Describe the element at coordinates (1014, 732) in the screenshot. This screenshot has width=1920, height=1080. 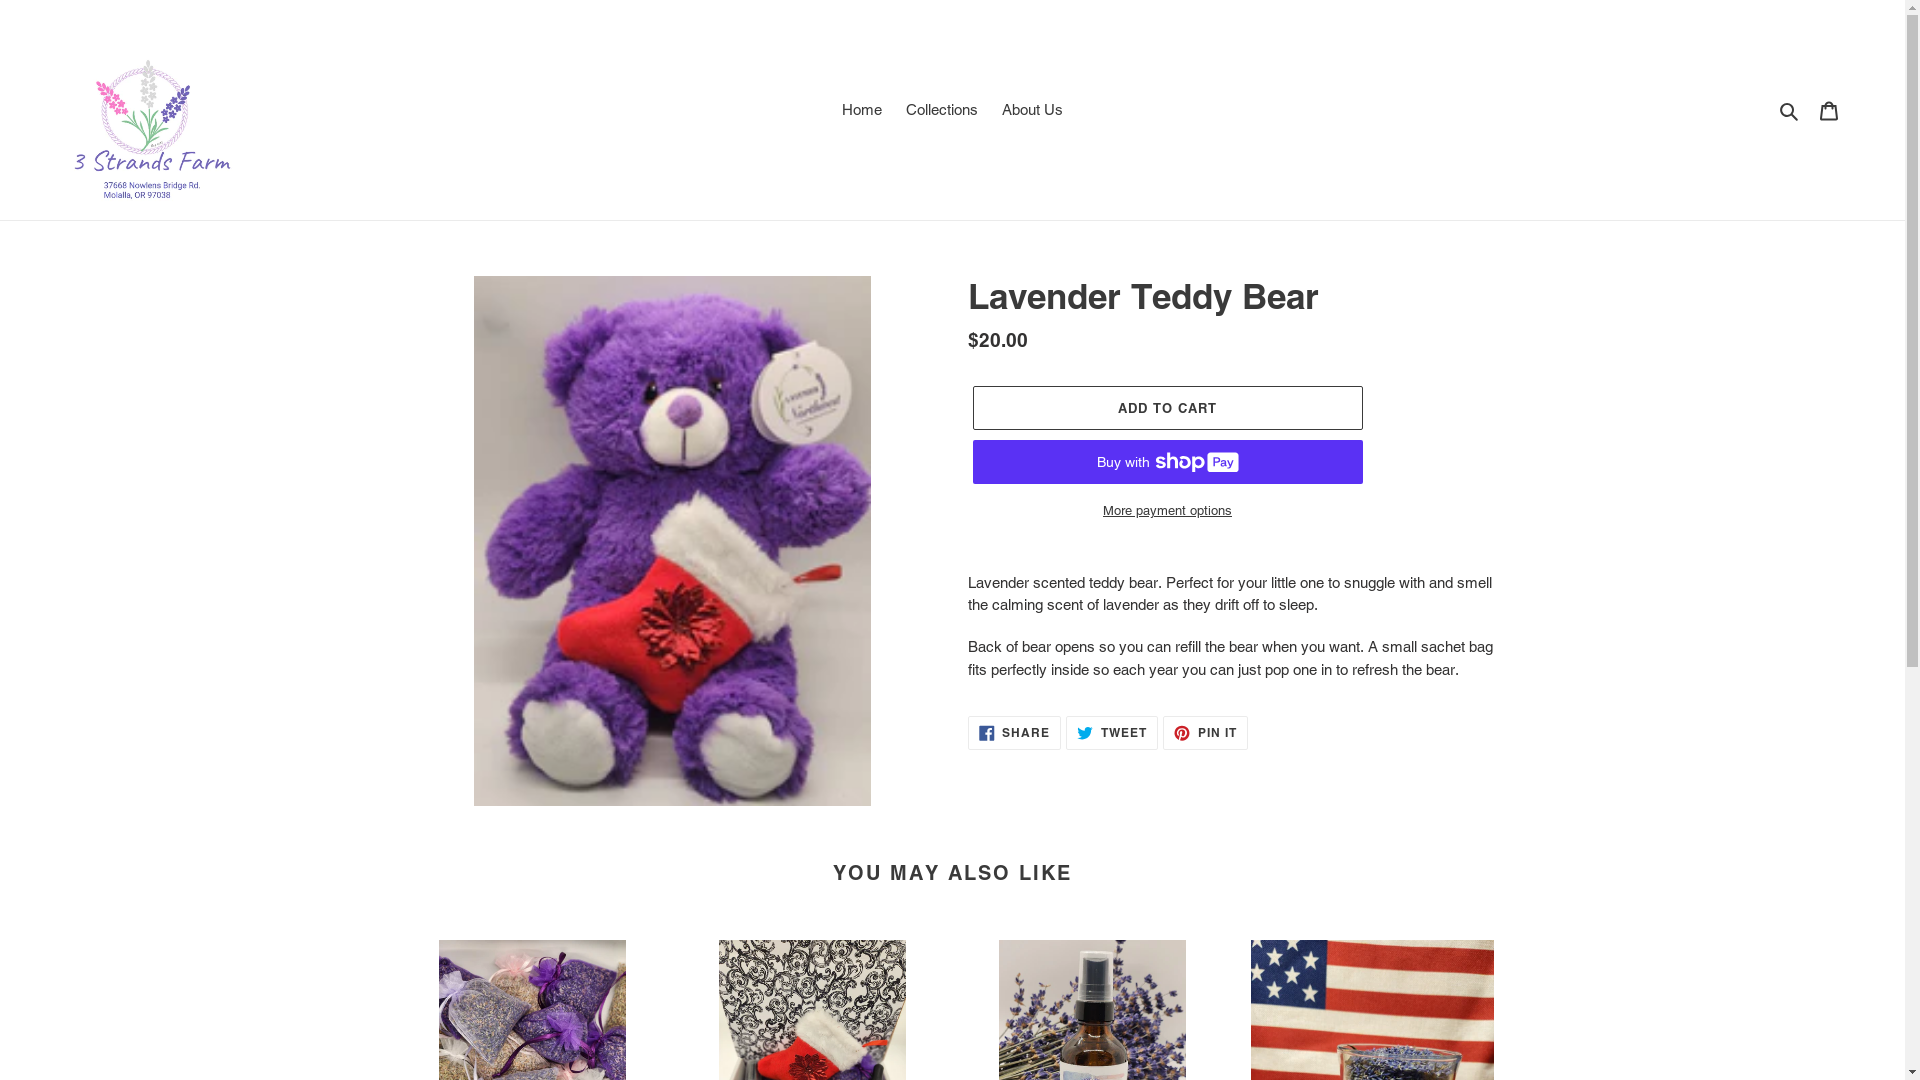
I see `'SHARE` at that location.